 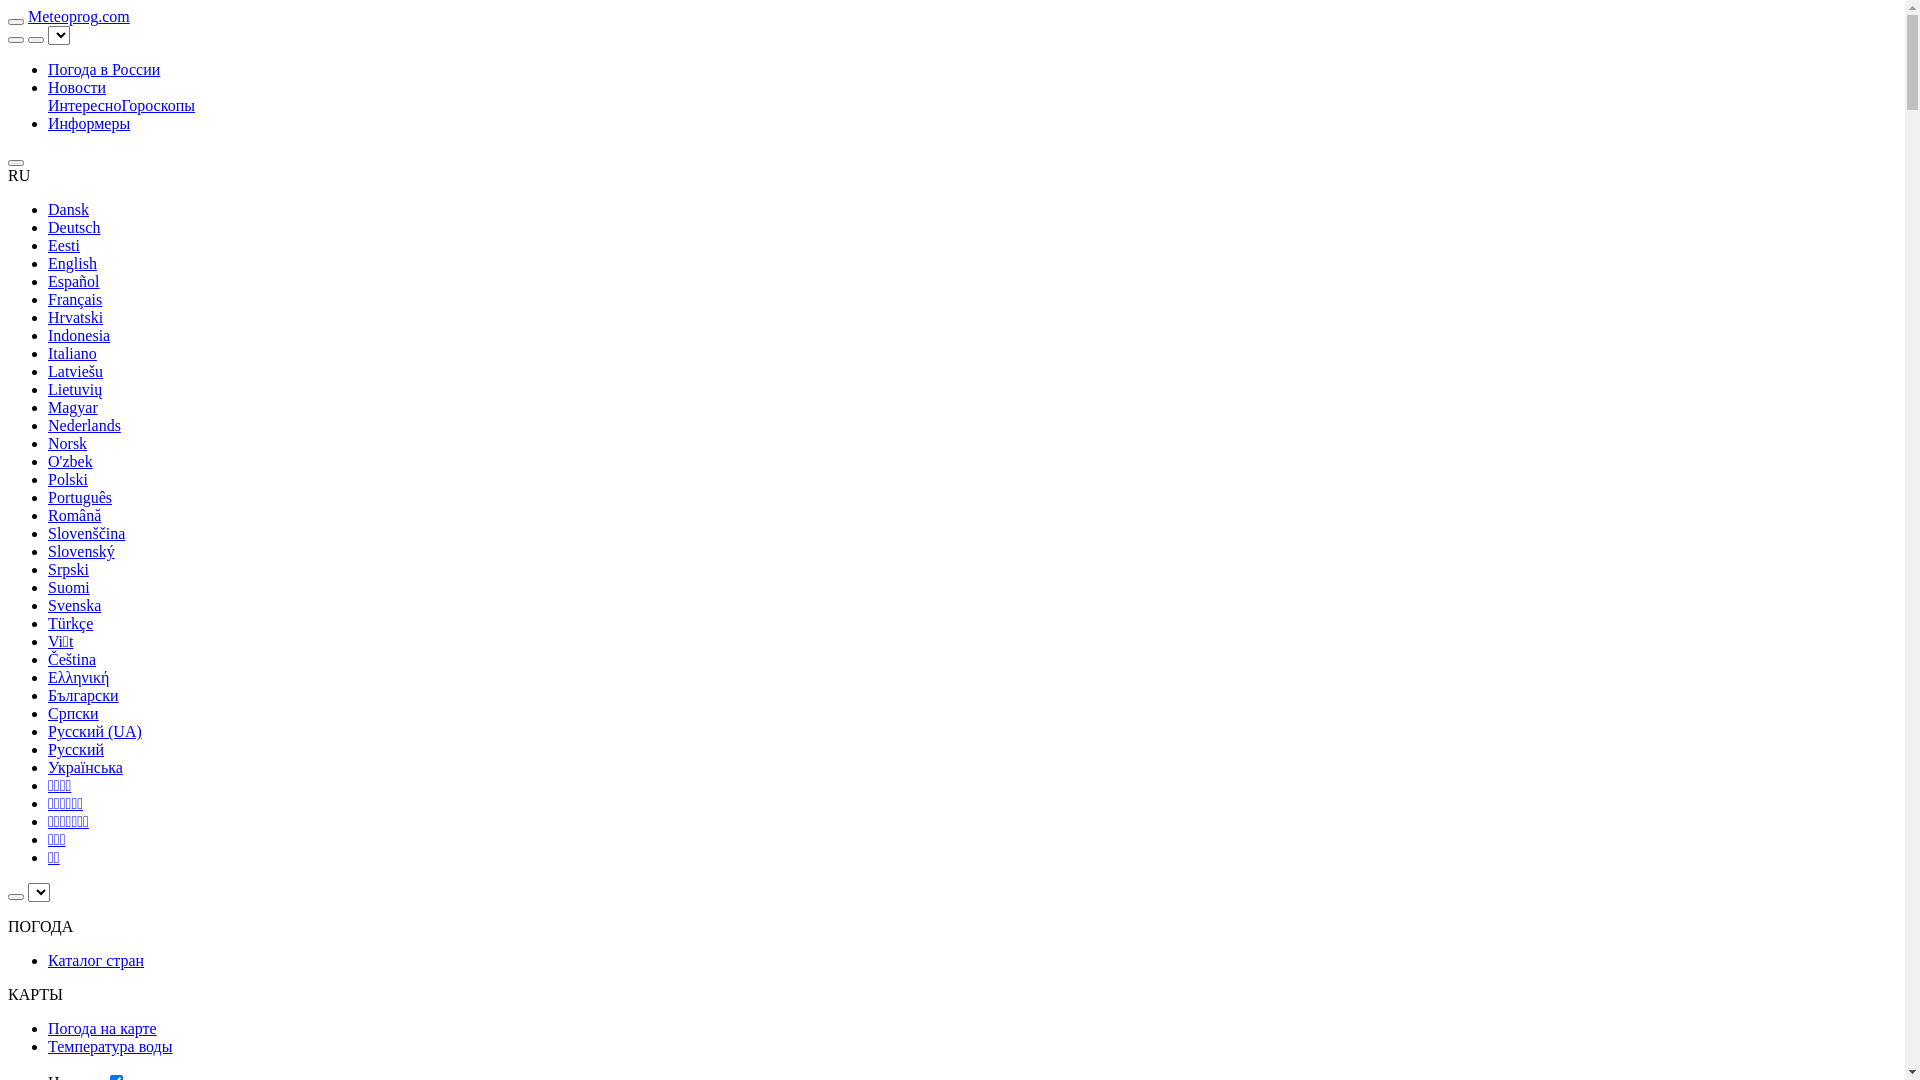 I want to click on 'Srpski', so click(x=68, y=569).